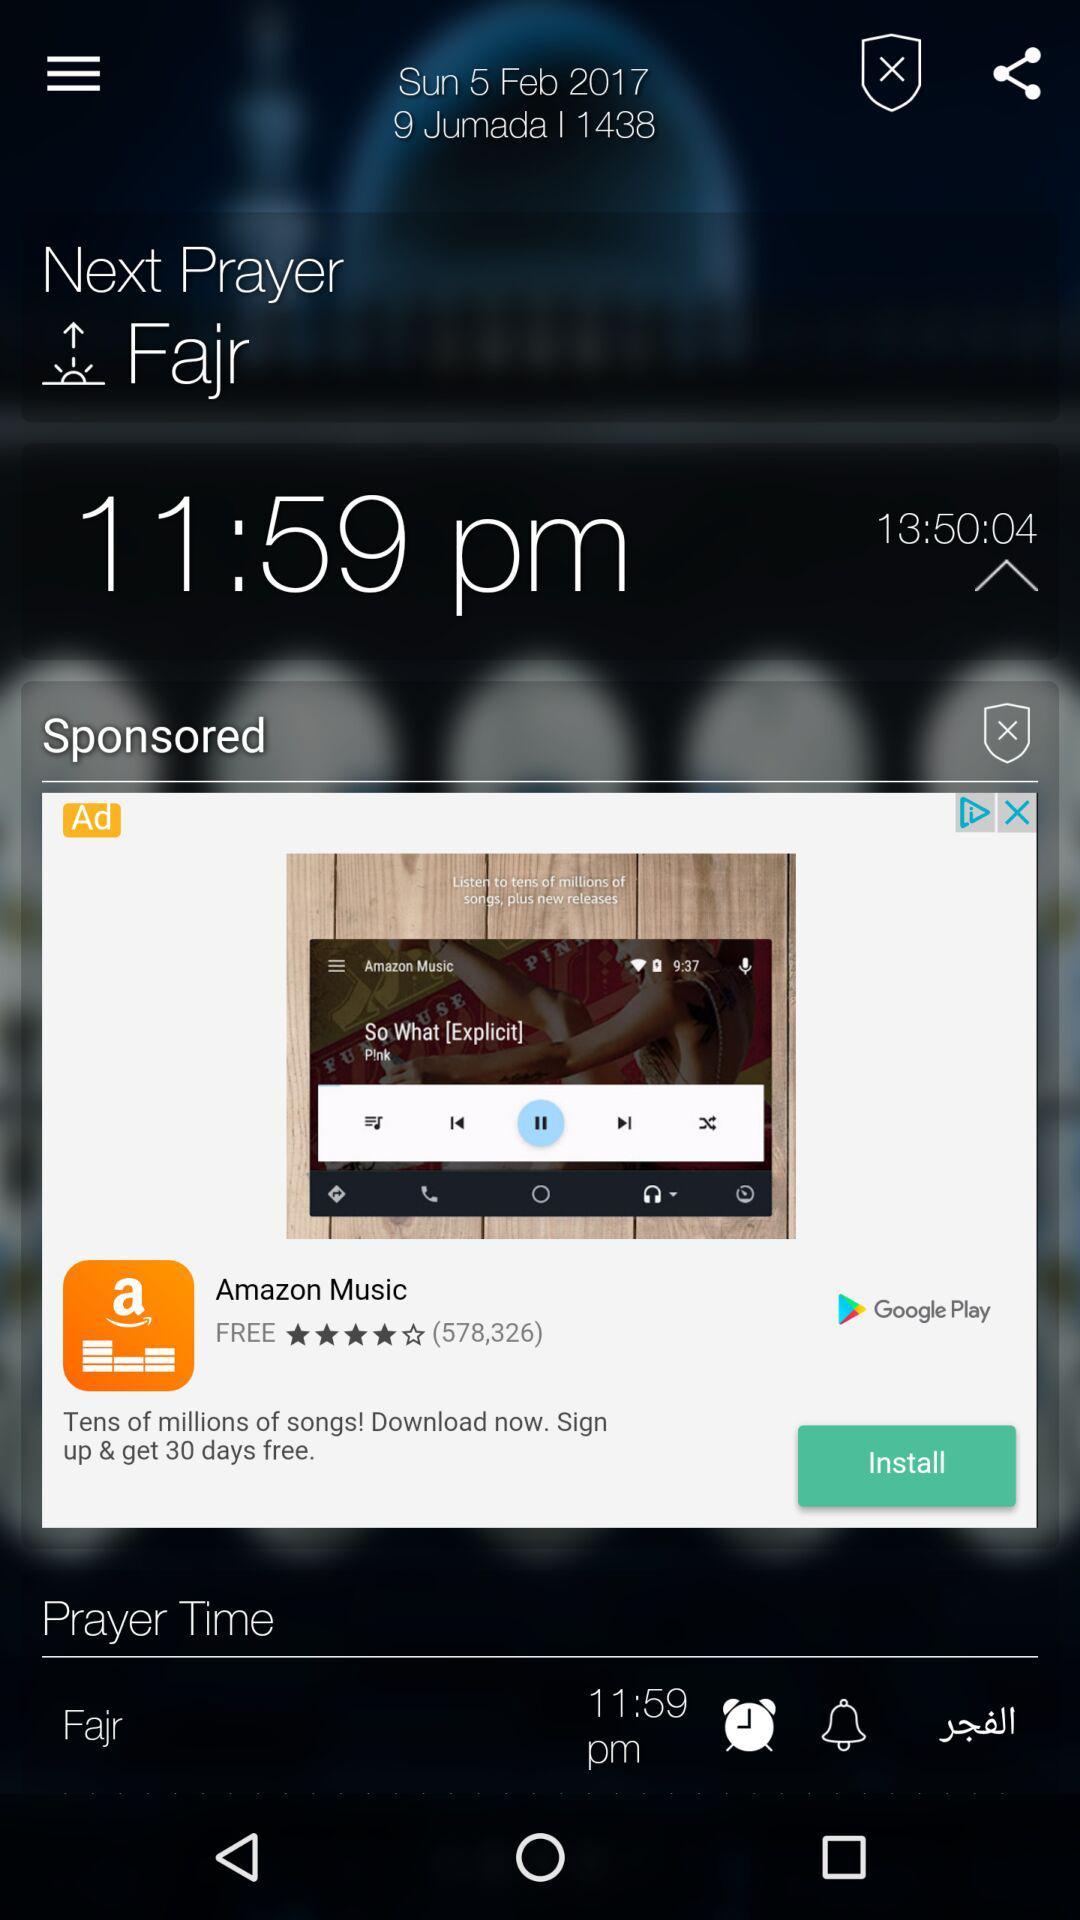 The width and height of the screenshot is (1080, 1920). I want to click on timer, so click(749, 1723).